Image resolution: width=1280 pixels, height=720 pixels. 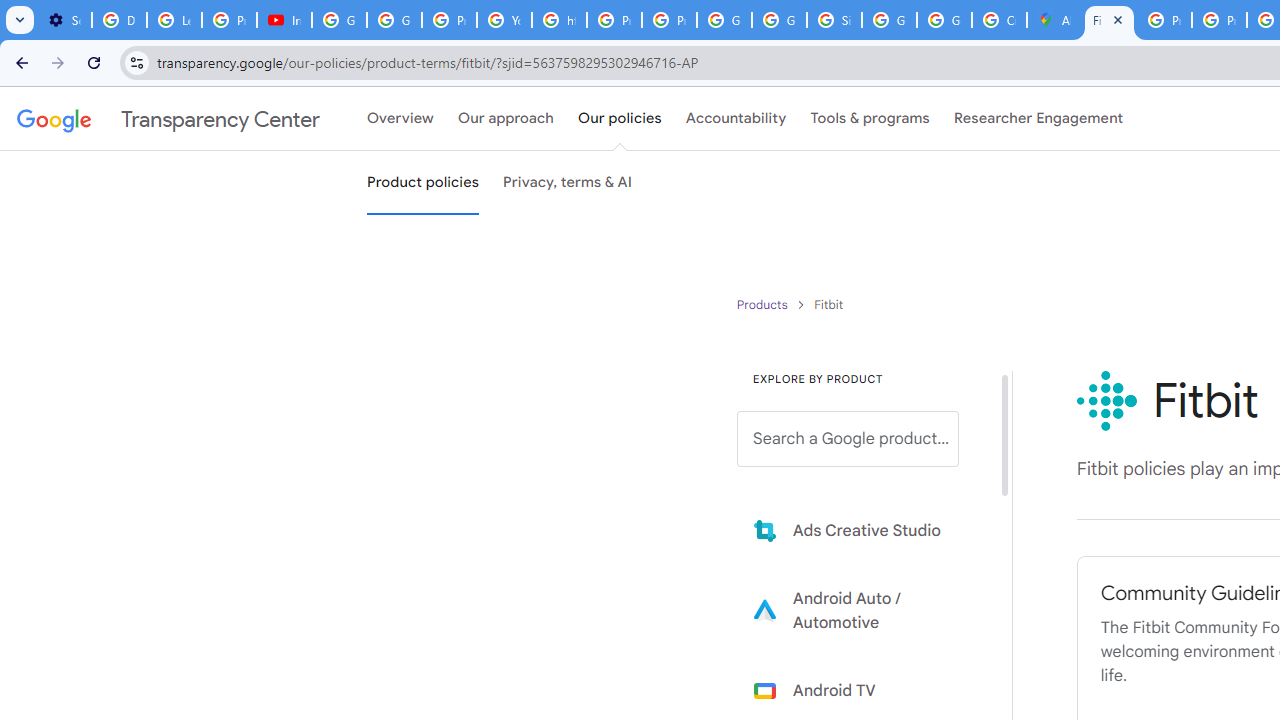 I want to click on 'Fitbit Policies and Guidelines - Transparency Center', so click(x=1108, y=20).